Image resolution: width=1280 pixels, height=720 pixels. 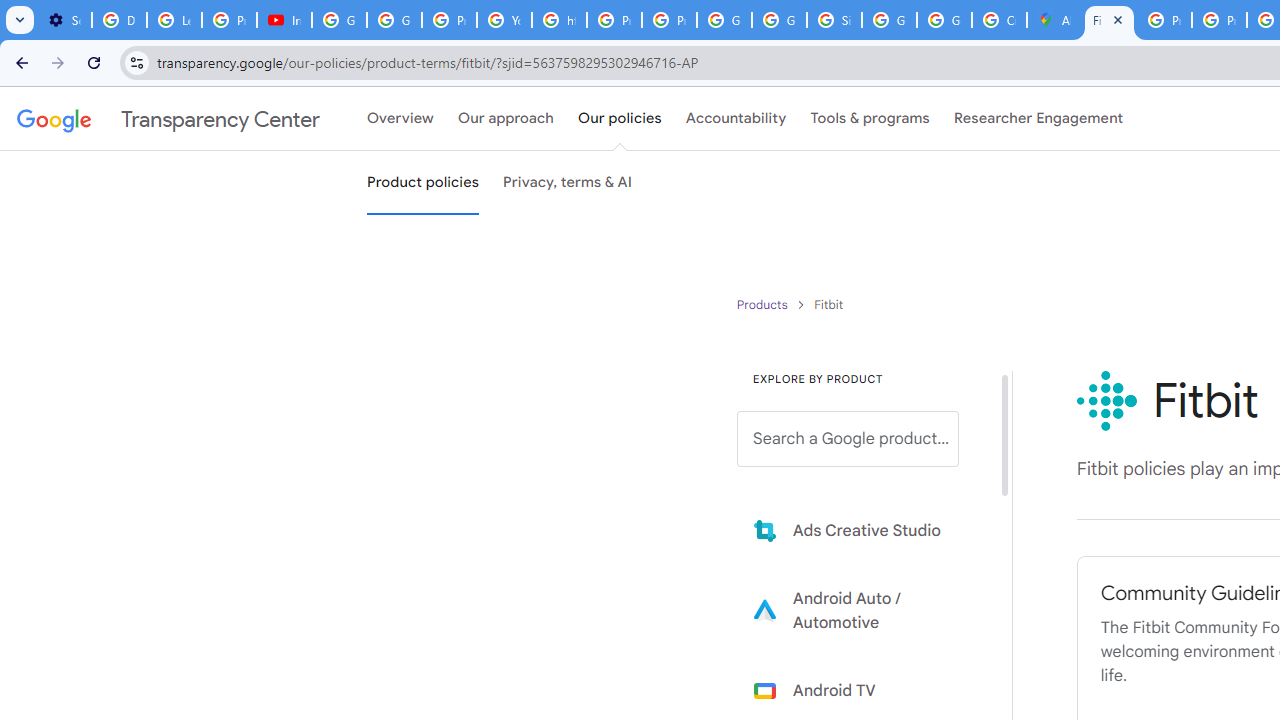 I want to click on 'Fitbit Policies and Guidelines - Transparency Center', so click(x=1108, y=20).